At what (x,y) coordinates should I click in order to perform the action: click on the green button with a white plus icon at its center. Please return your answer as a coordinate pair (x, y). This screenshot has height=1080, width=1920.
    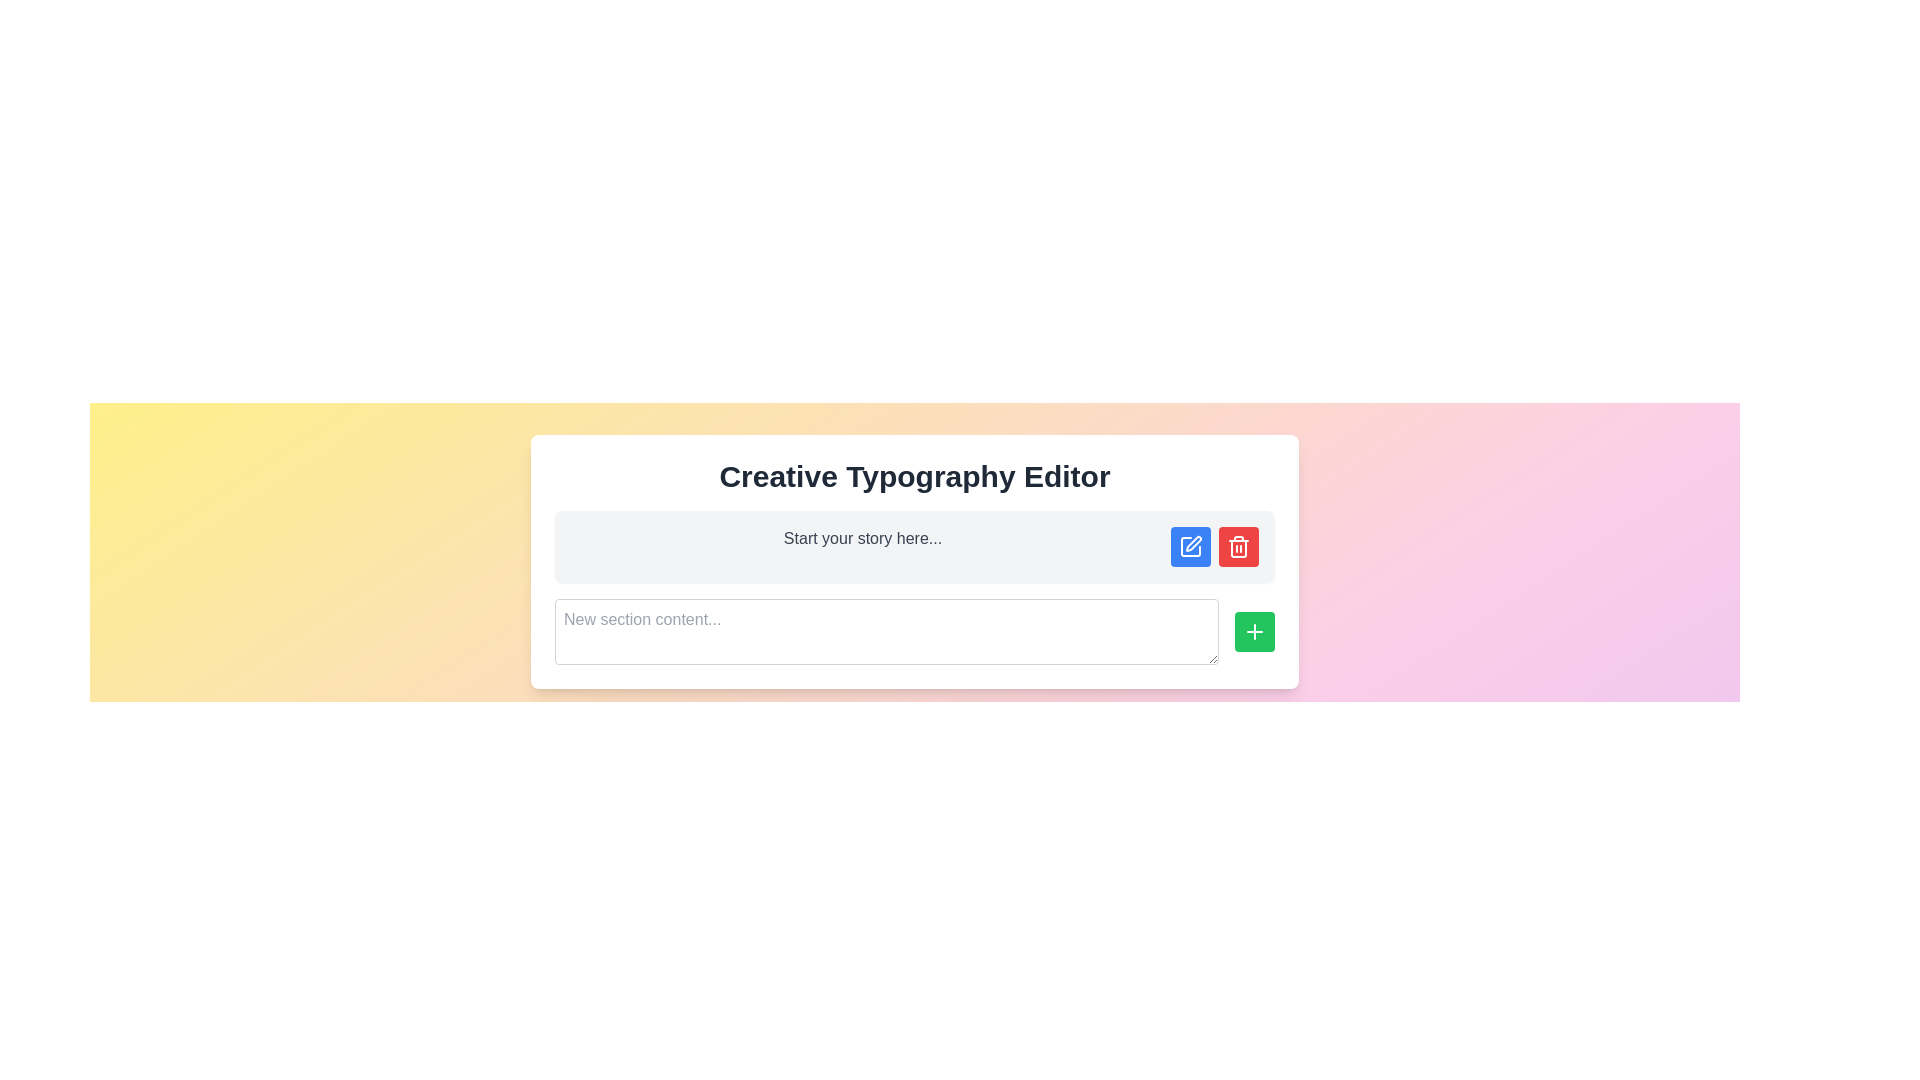
    Looking at the image, I should click on (1253, 632).